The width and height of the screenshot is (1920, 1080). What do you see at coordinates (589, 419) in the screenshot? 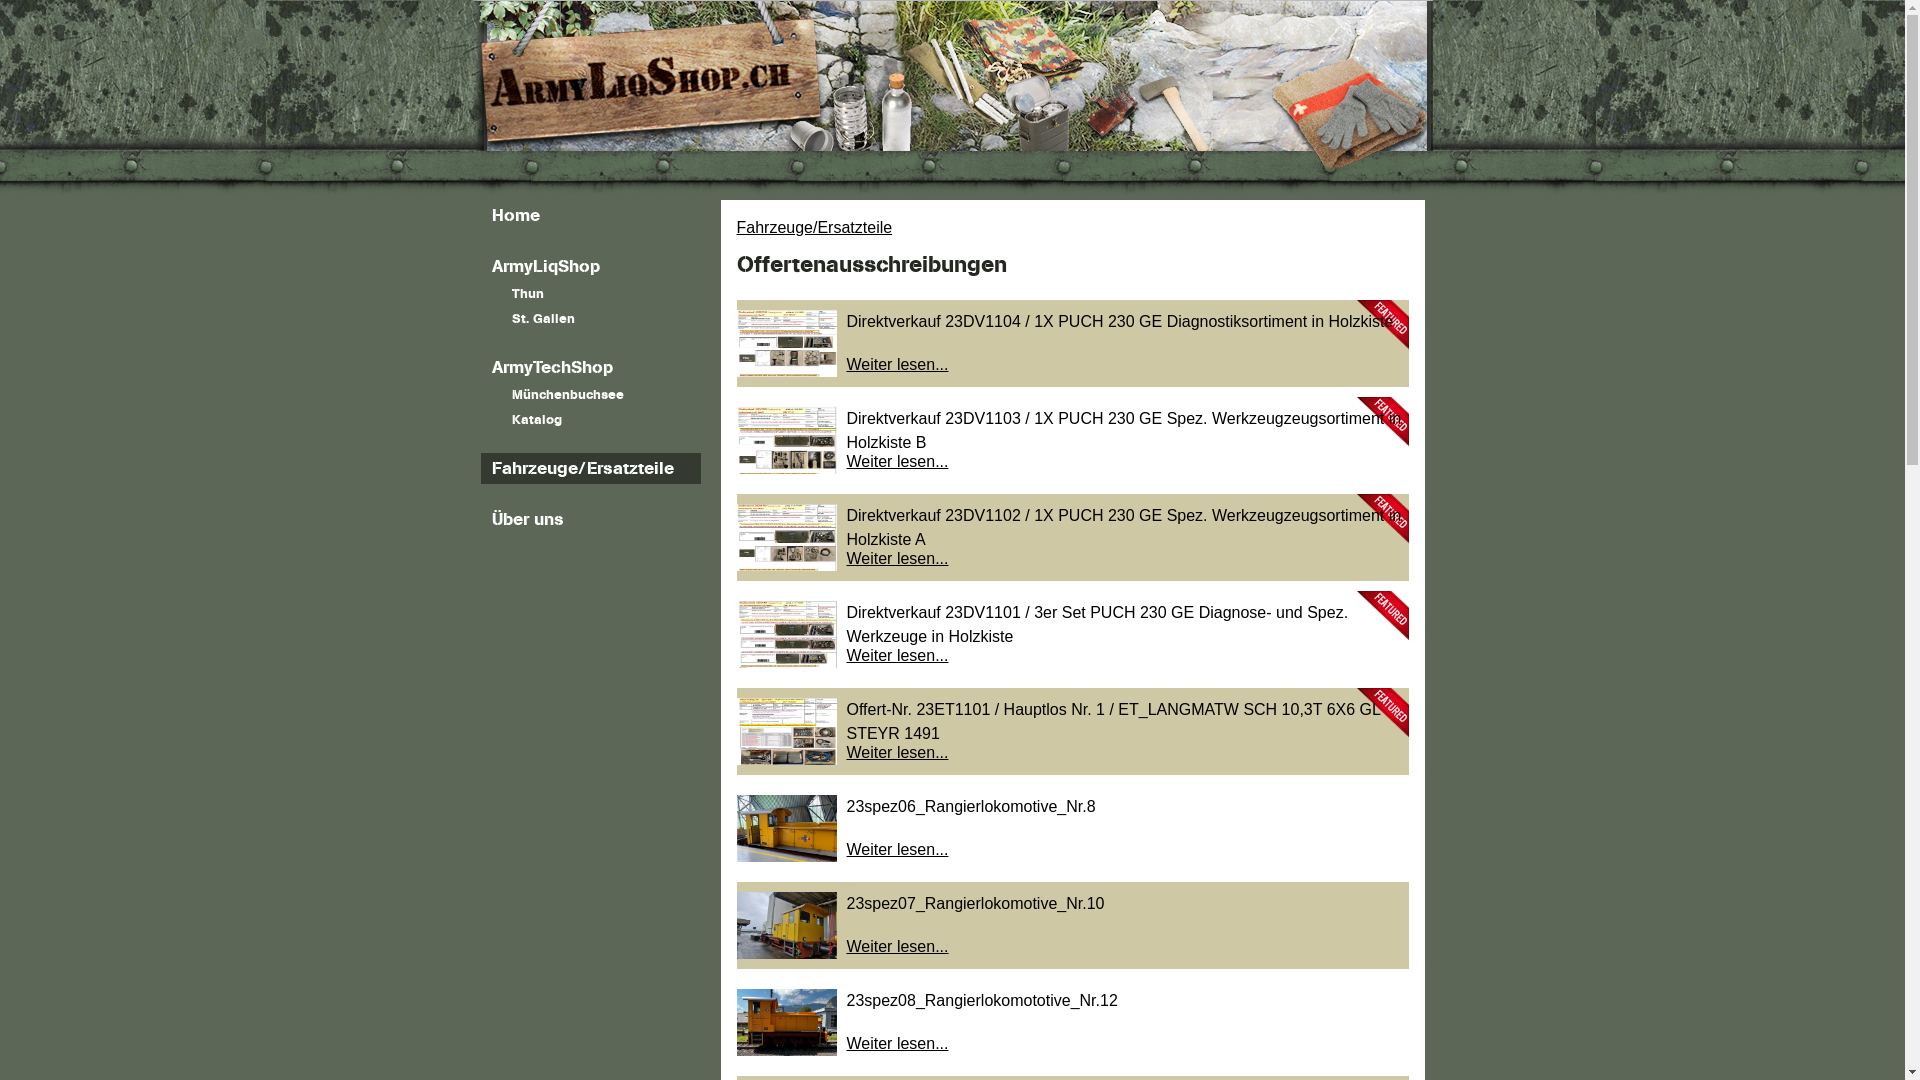
I see `'Katalog'` at bounding box center [589, 419].